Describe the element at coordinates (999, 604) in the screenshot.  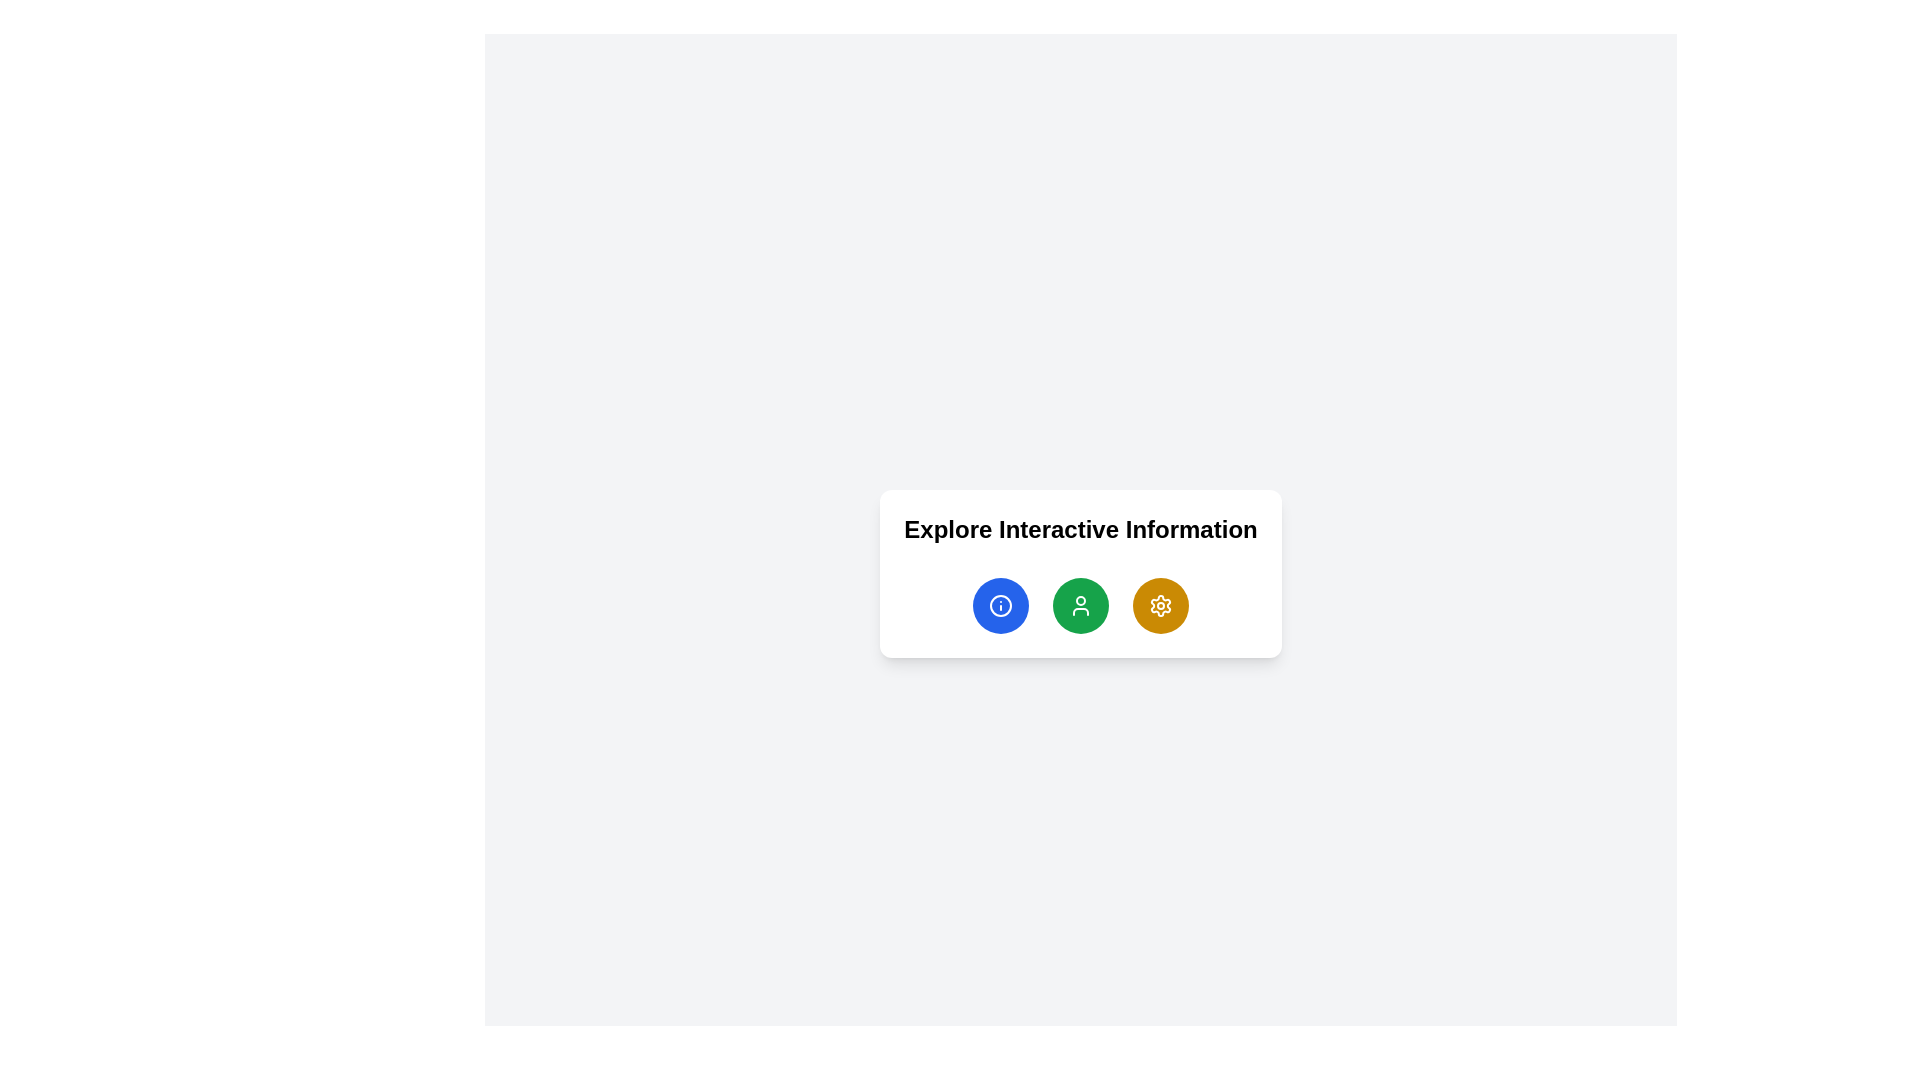
I see `the informational icon button, which is the leftmost of three circular icons located below the text label 'Explore Interactive Information'` at that location.